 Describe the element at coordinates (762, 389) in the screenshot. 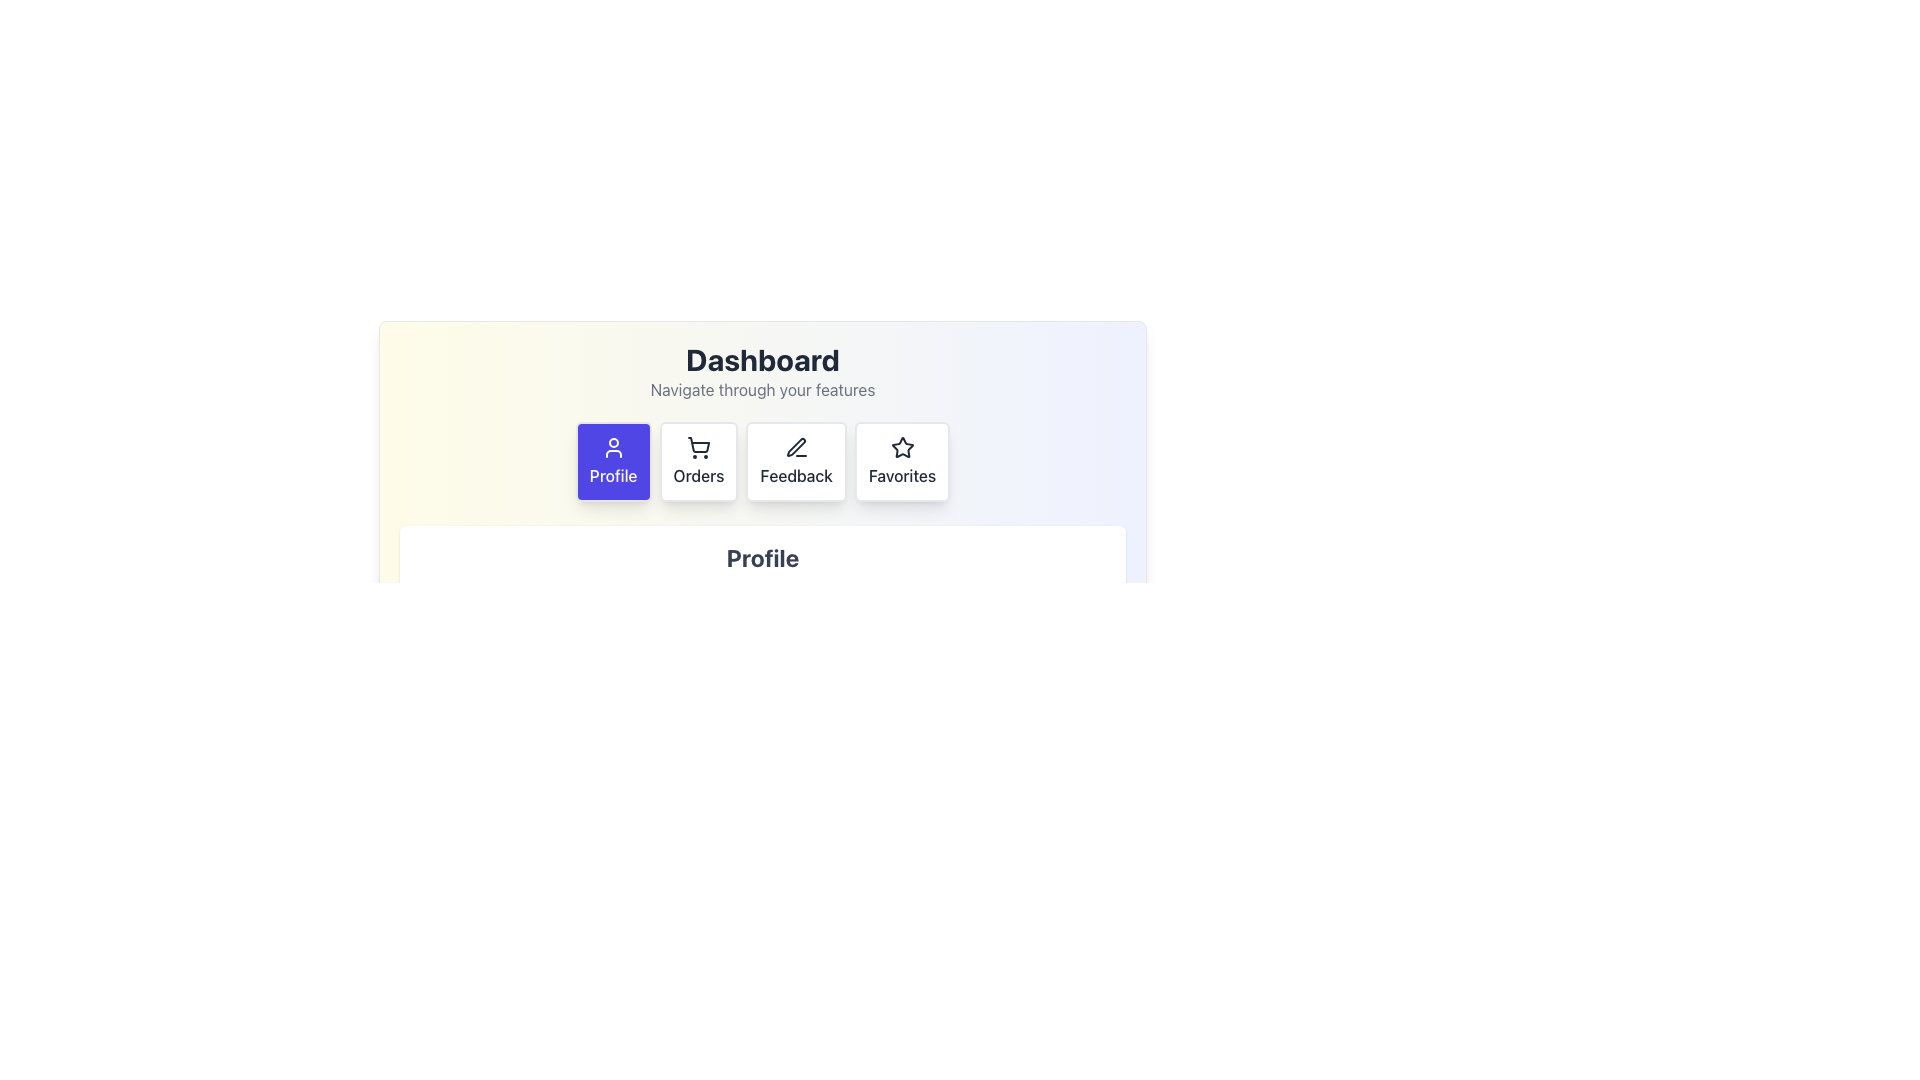

I see `the text label that contains the phrase 'Navigate through your features', which is styled with a medium gray font color and positioned directly beneath the 'Dashboard' heading` at that location.